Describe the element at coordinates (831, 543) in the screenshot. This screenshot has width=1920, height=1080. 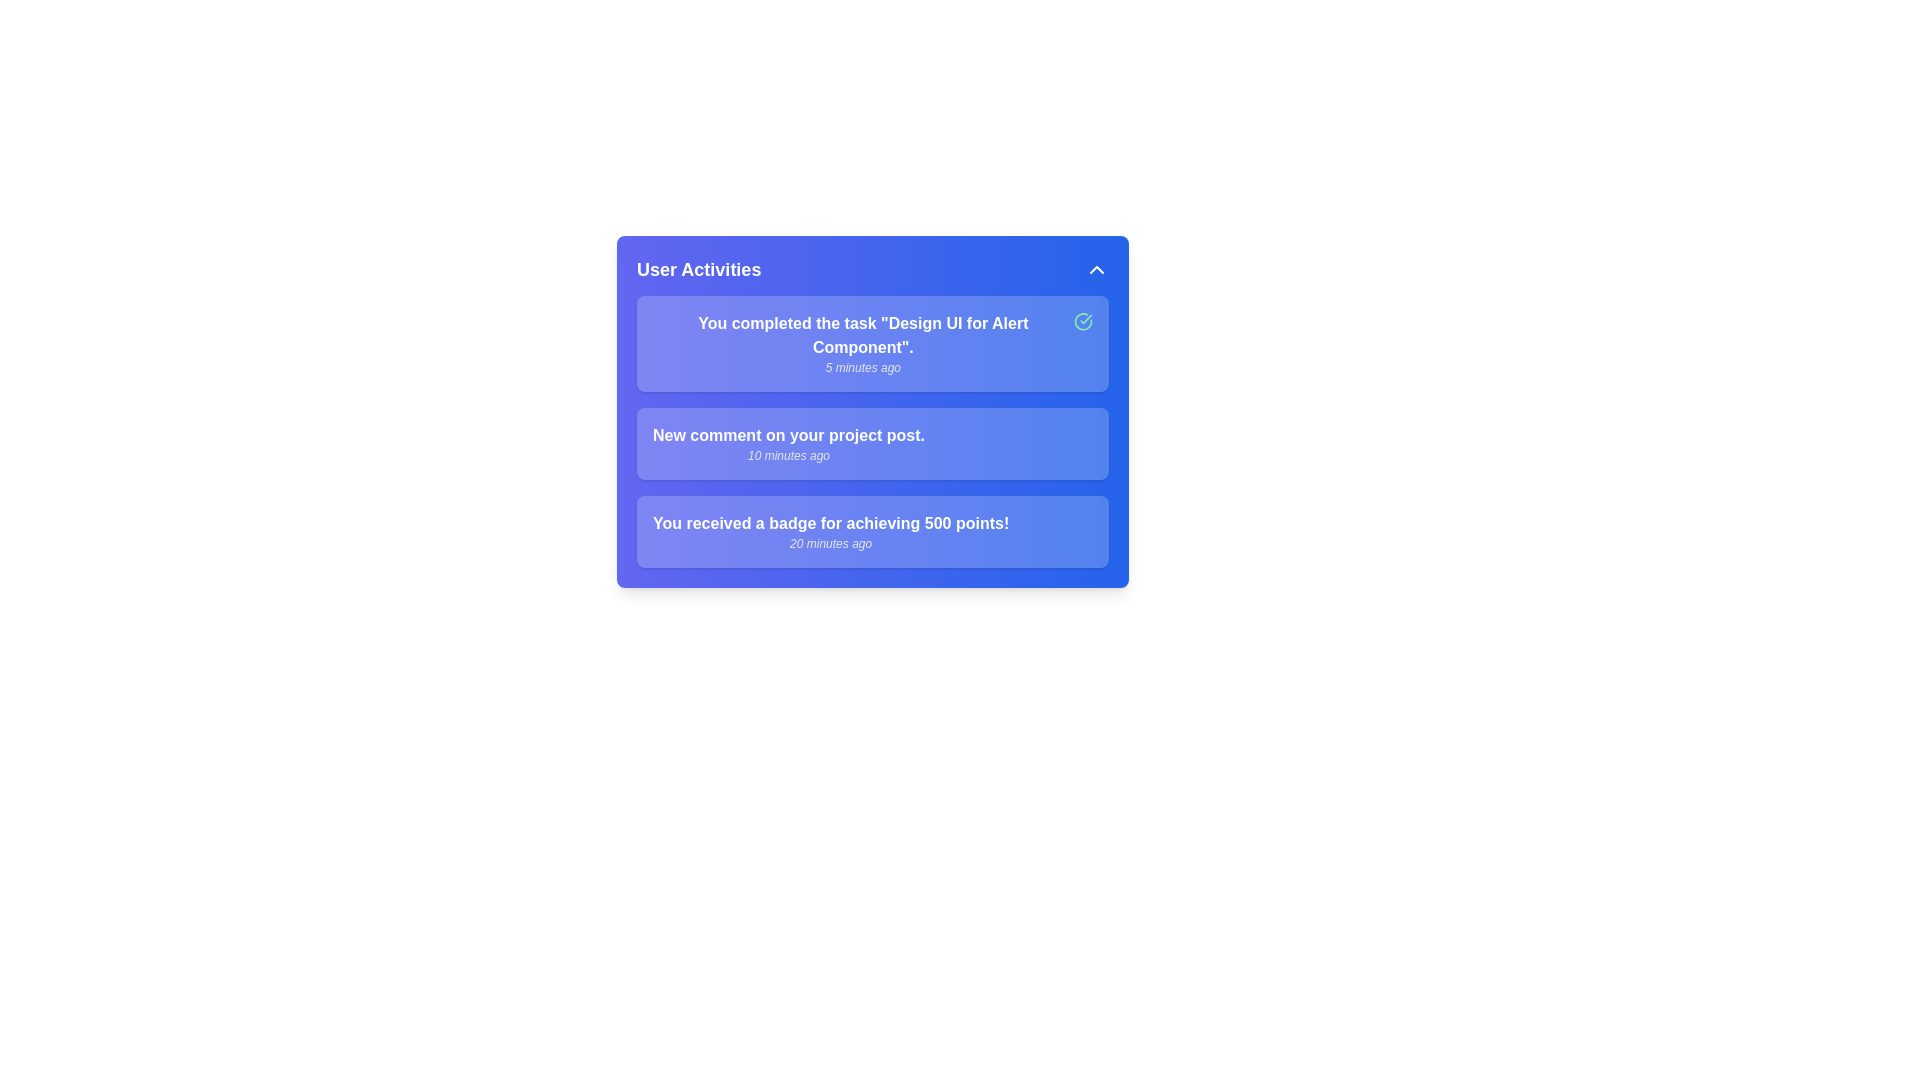
I see `the timestamp text label displaying '20 minutes ago'` at that location.